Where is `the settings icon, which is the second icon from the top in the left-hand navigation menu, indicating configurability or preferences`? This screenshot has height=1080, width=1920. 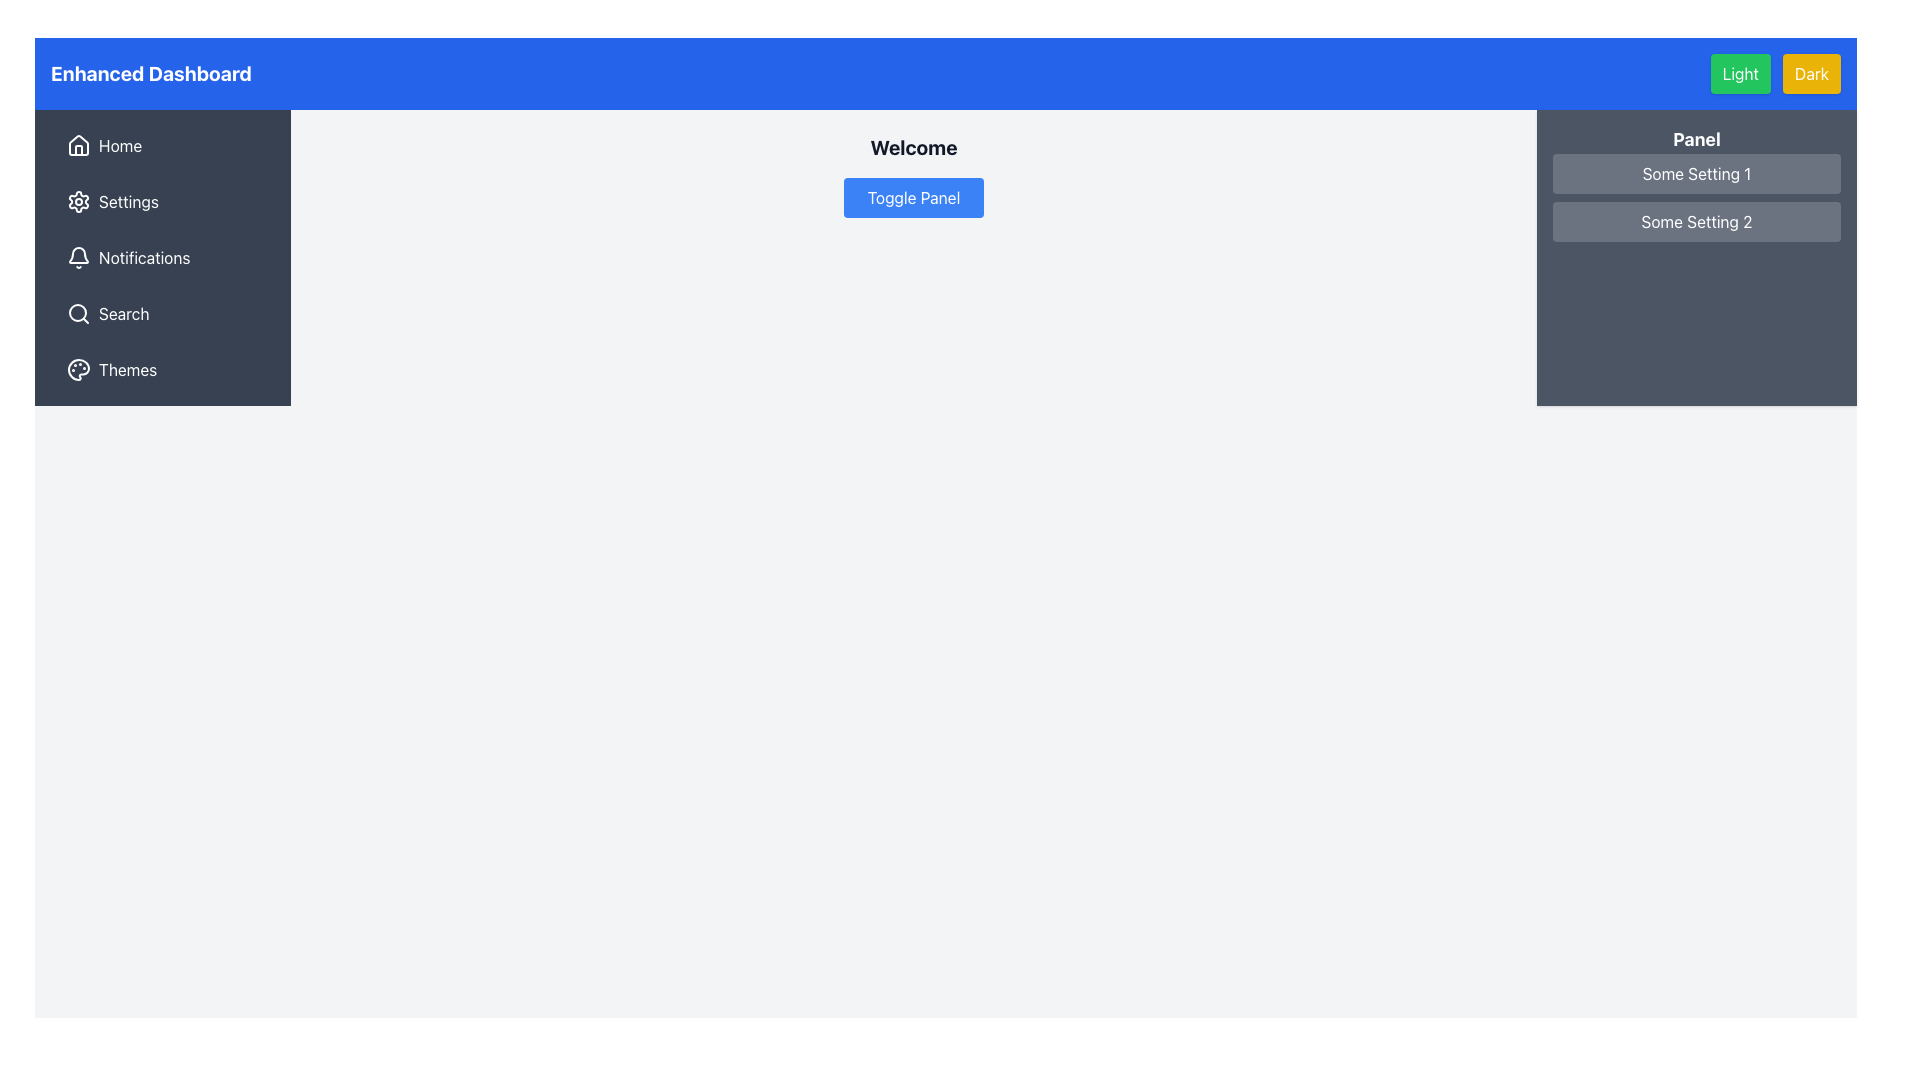 the settings icon, which is the second icon from the top in the left-hand navigation menu, indicating configurability or preferences is located at coordinates (78, 201).